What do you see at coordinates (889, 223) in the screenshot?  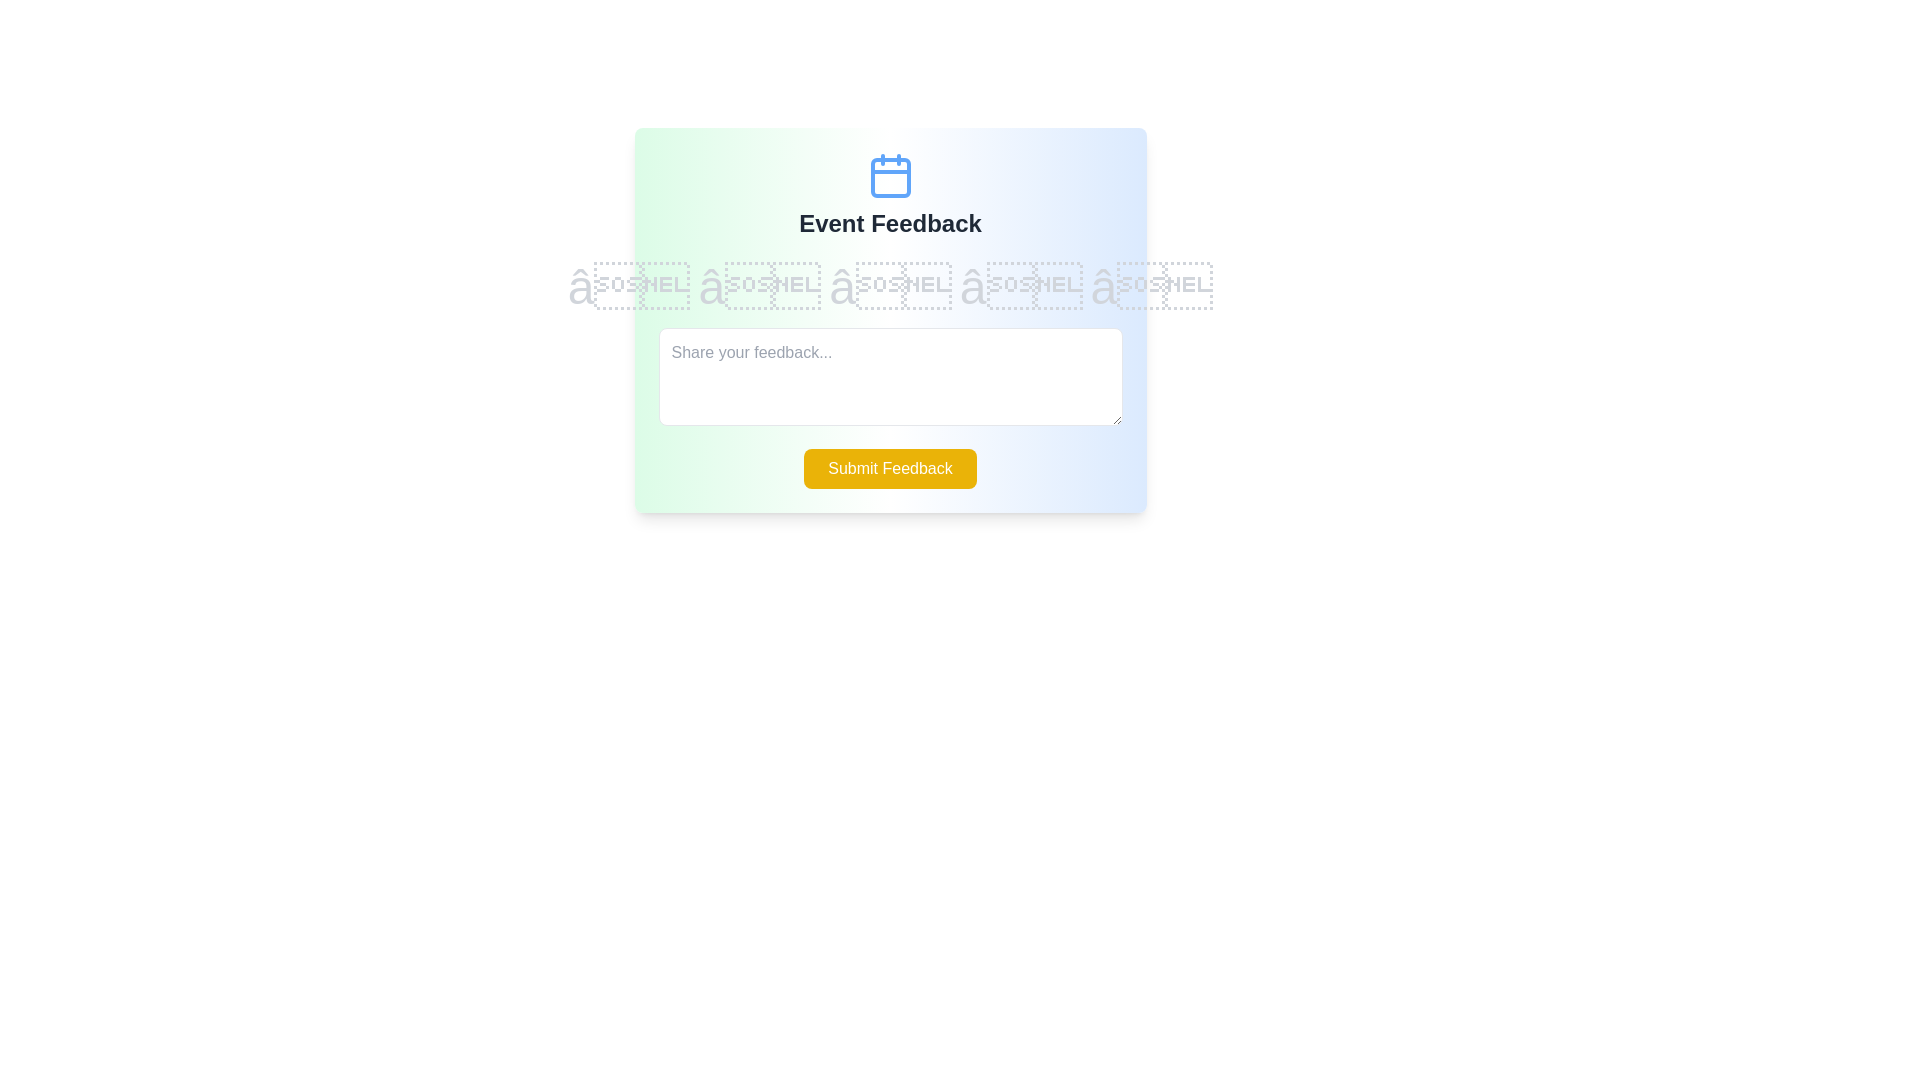 I see `the 'Event Feedback' title for reading` at bounding box center [889, 223].